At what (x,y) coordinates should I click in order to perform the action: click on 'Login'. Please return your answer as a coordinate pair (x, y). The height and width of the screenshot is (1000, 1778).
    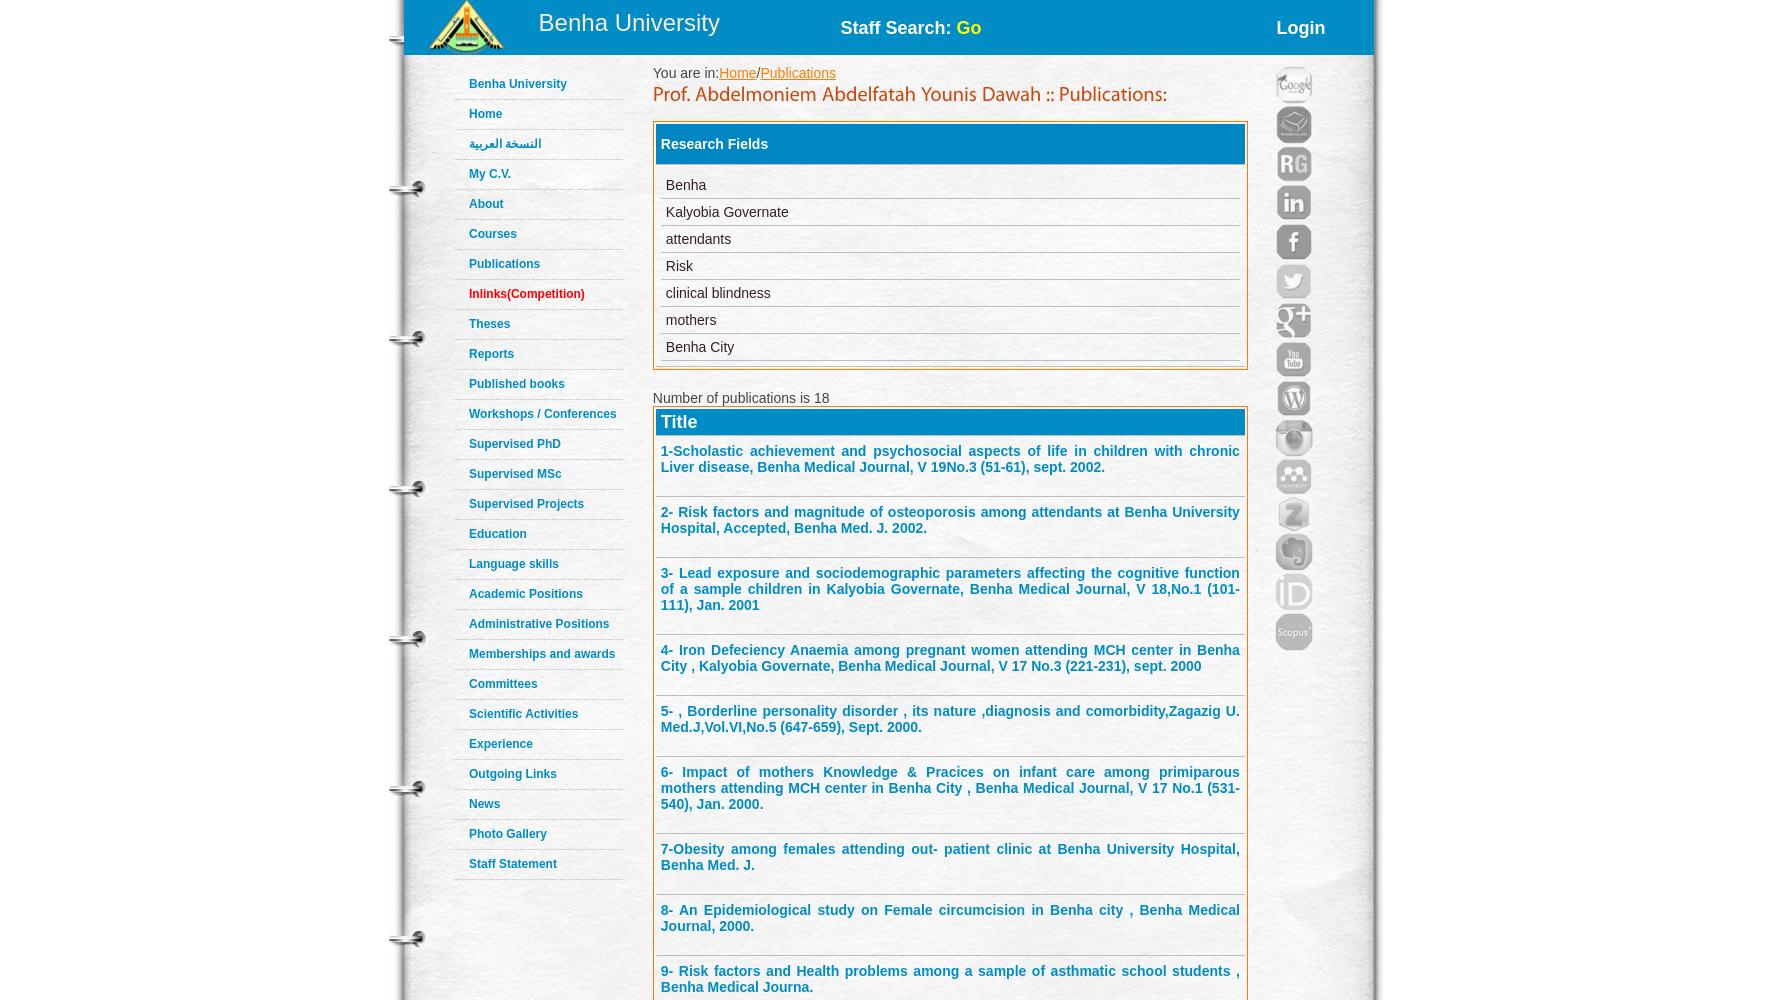
    Looking at the image, I should click on (1300, 28).